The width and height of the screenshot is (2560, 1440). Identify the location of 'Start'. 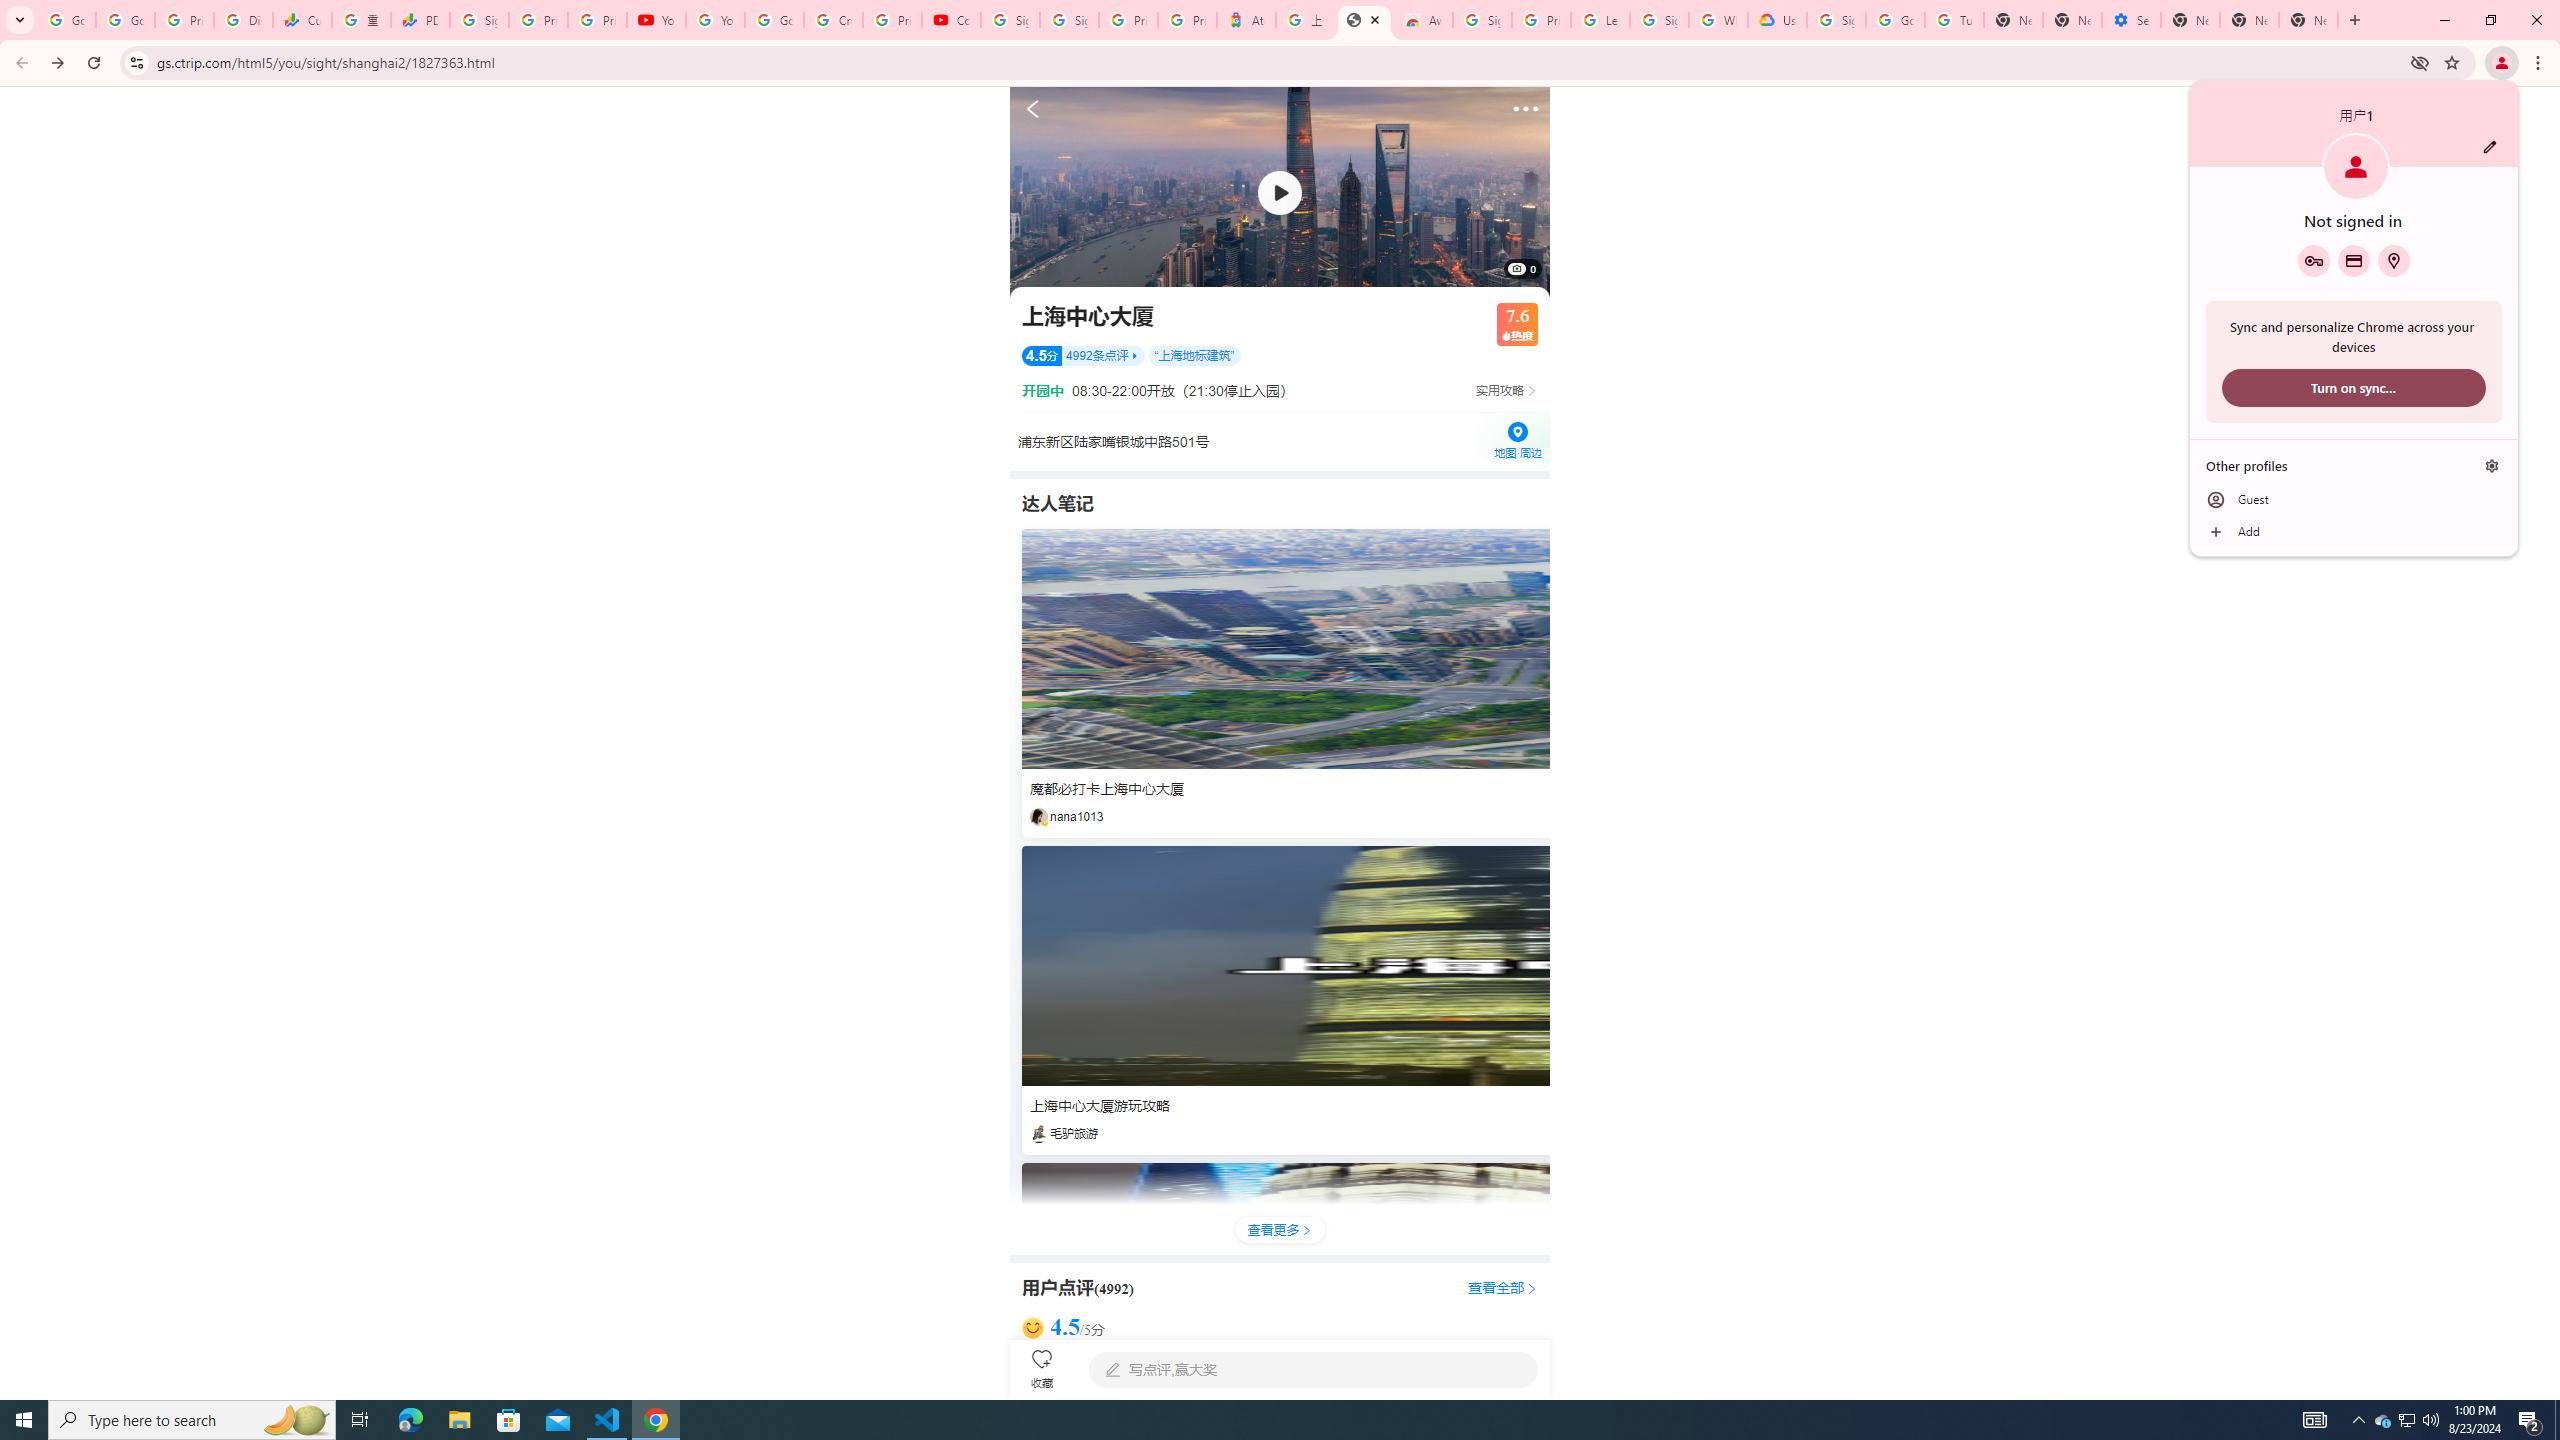
(24, 1418).